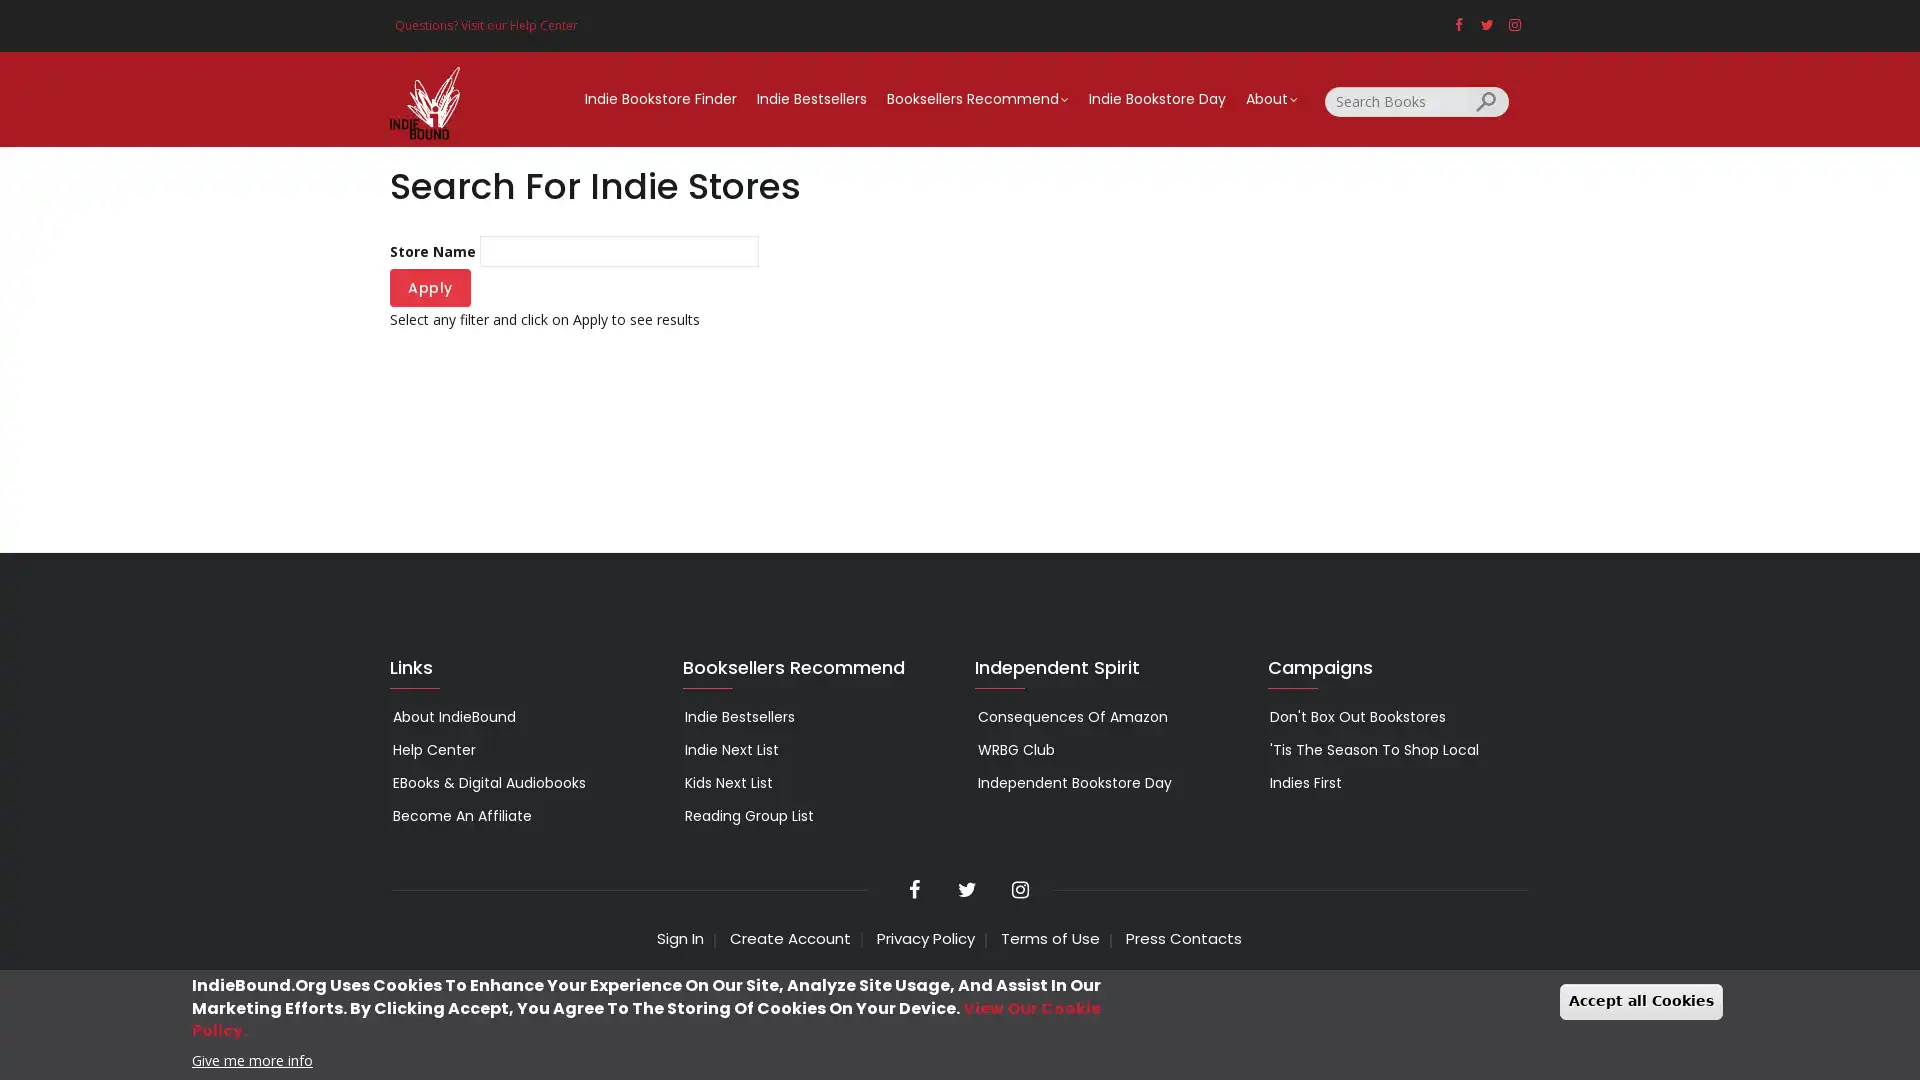  I want to click on Accept all Cookies, so click(1641, 1001).